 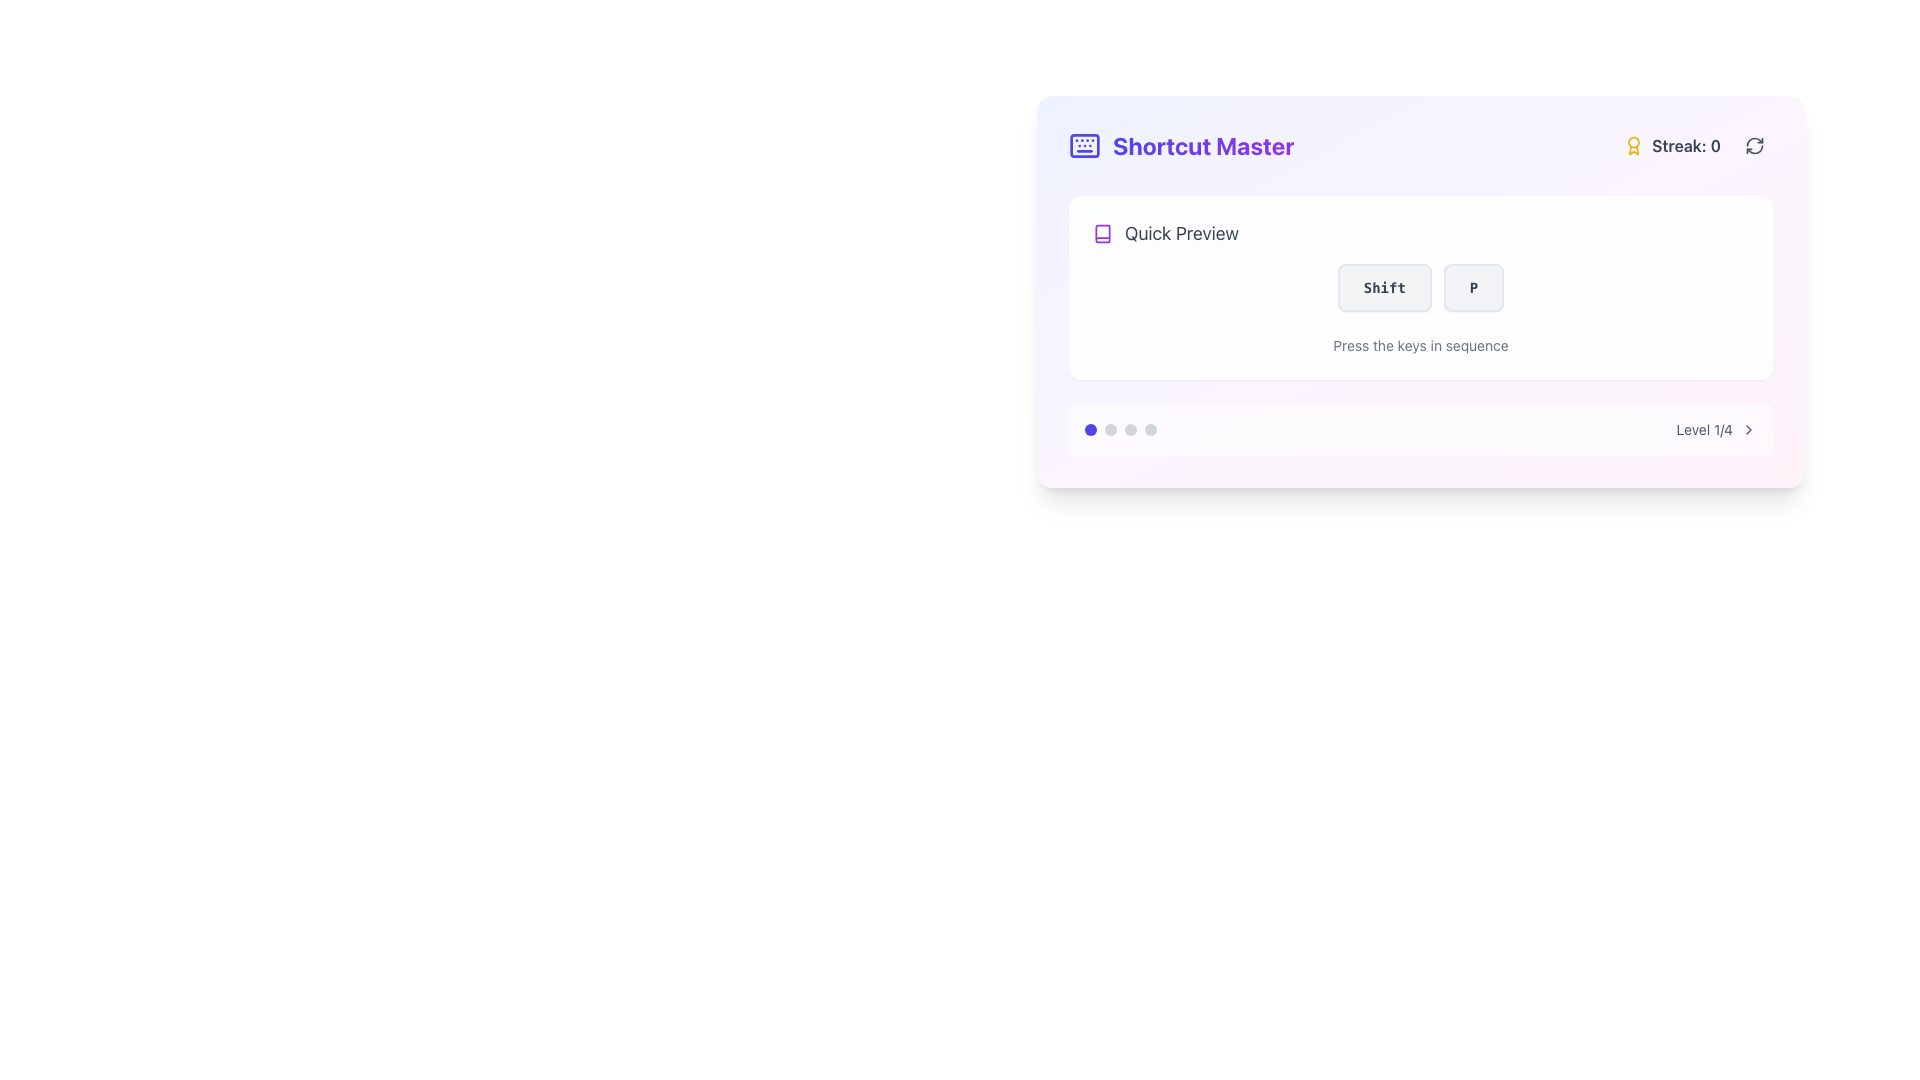 What do you see at coordinates (1634, 141) in the screenshot?
I see `the decorative award icon represented by a circle within an SVG, located at the top-right corner of the interface` at bounding box center [1634, 141].